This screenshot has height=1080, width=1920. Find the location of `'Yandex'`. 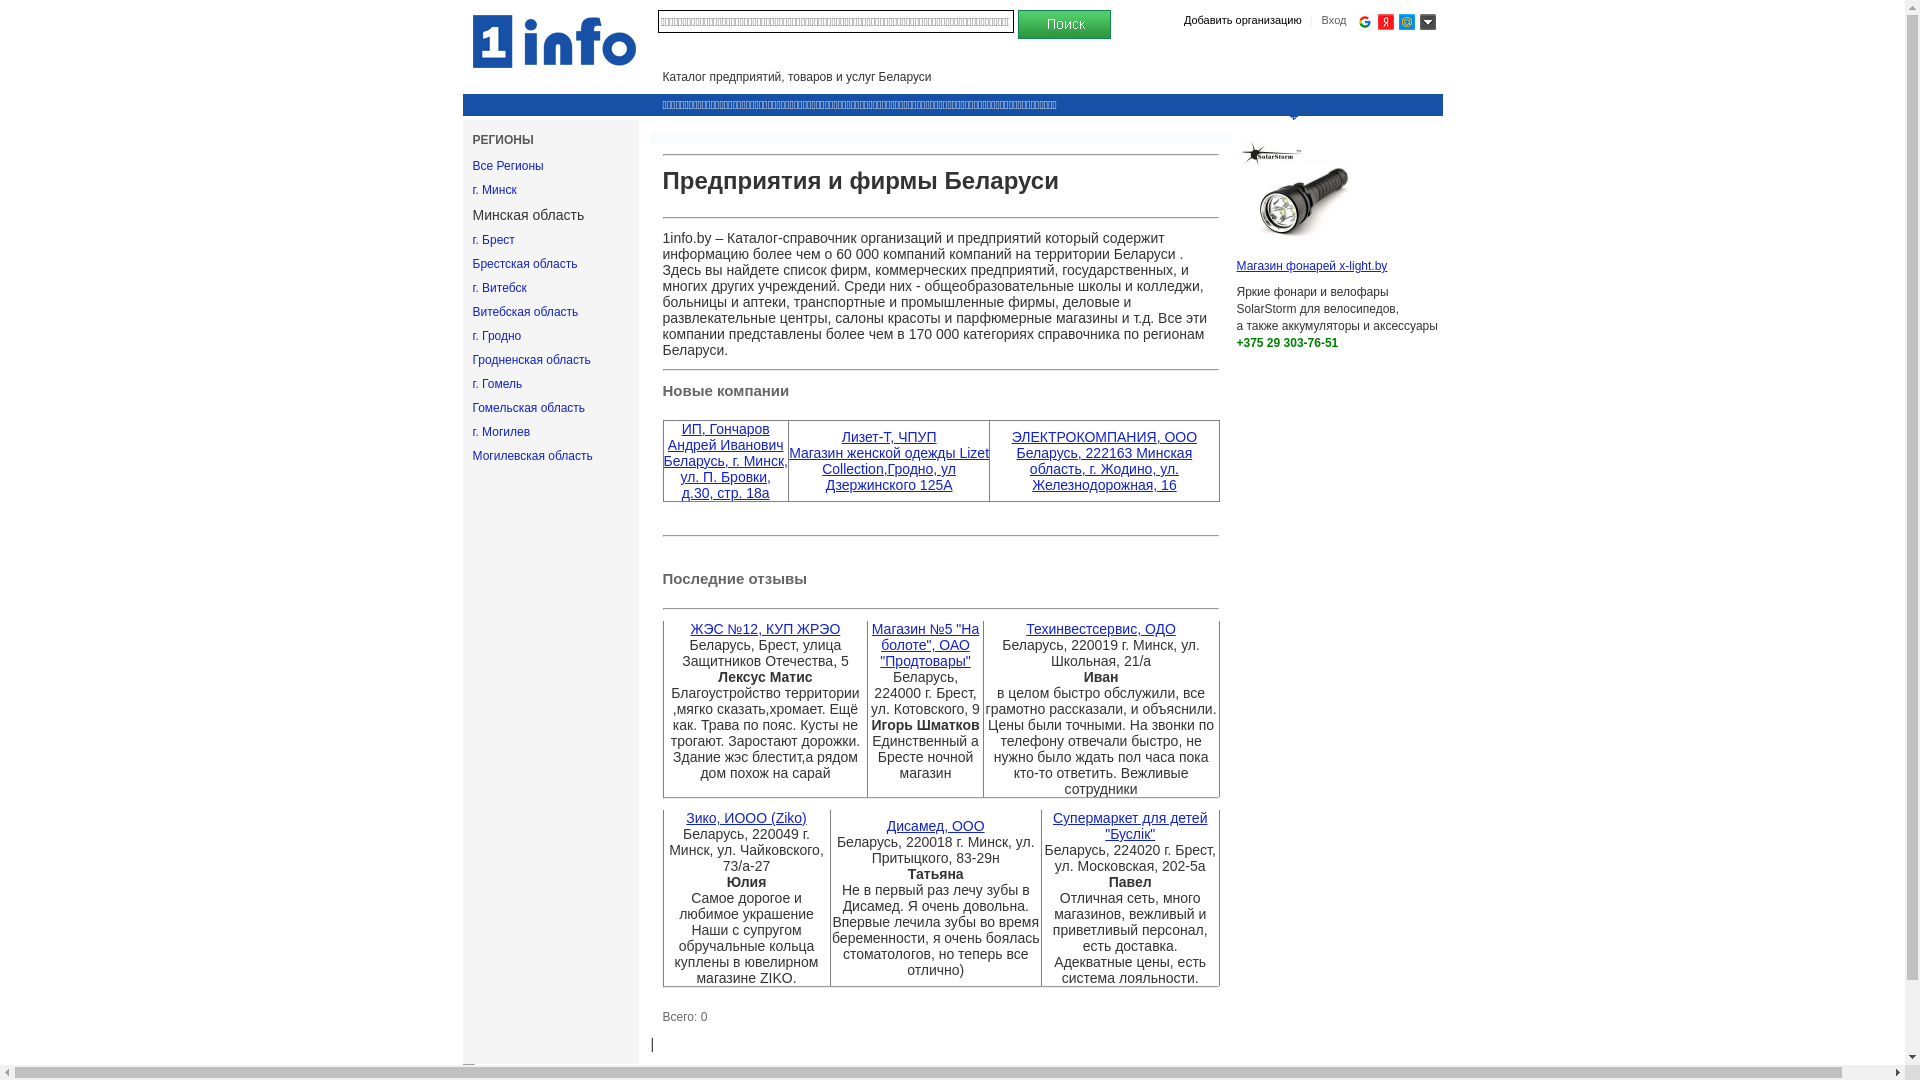

'Yandex' is located at coordinates (1376, 22).